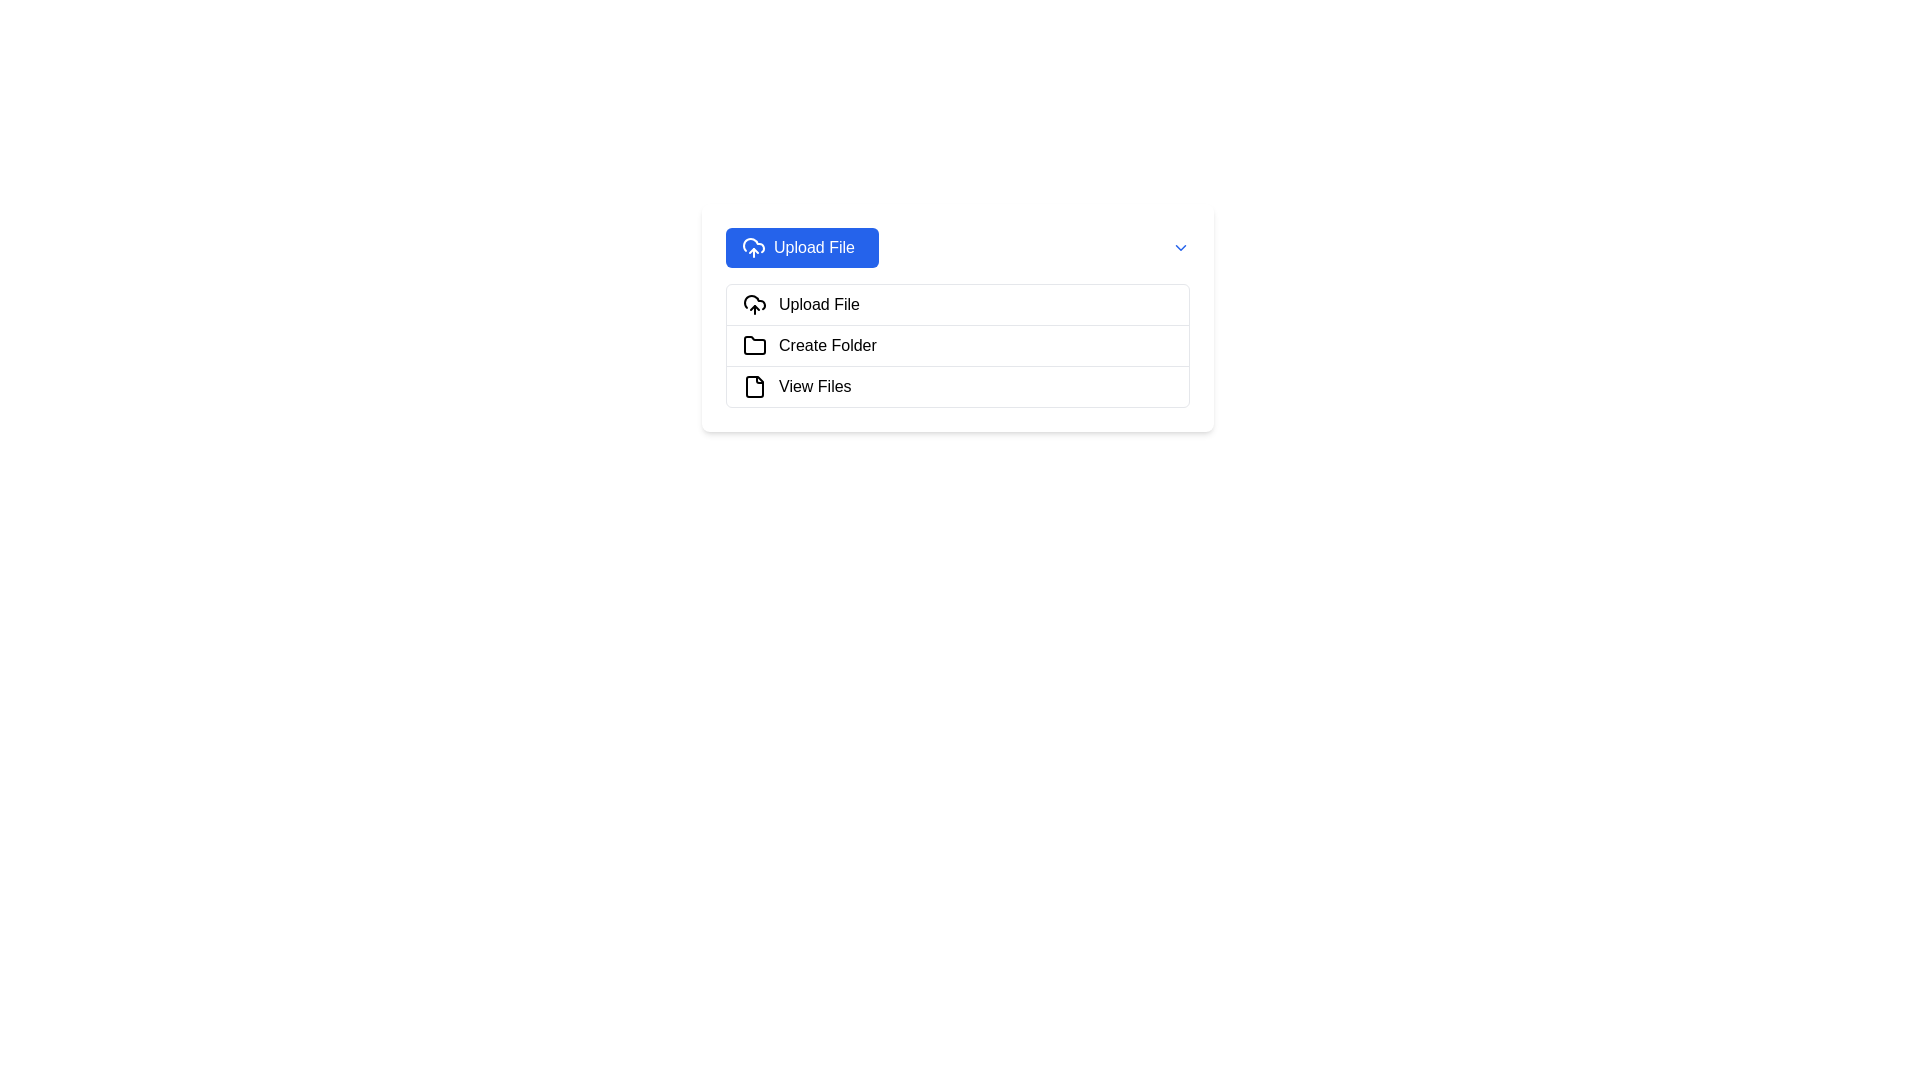 The image size is (1920, 1080). What do you see at coordinates (819, 304) in the screenshot?
I see `the 'Upload File' text label in the dropdown menu` at bounding box center [819, 304].